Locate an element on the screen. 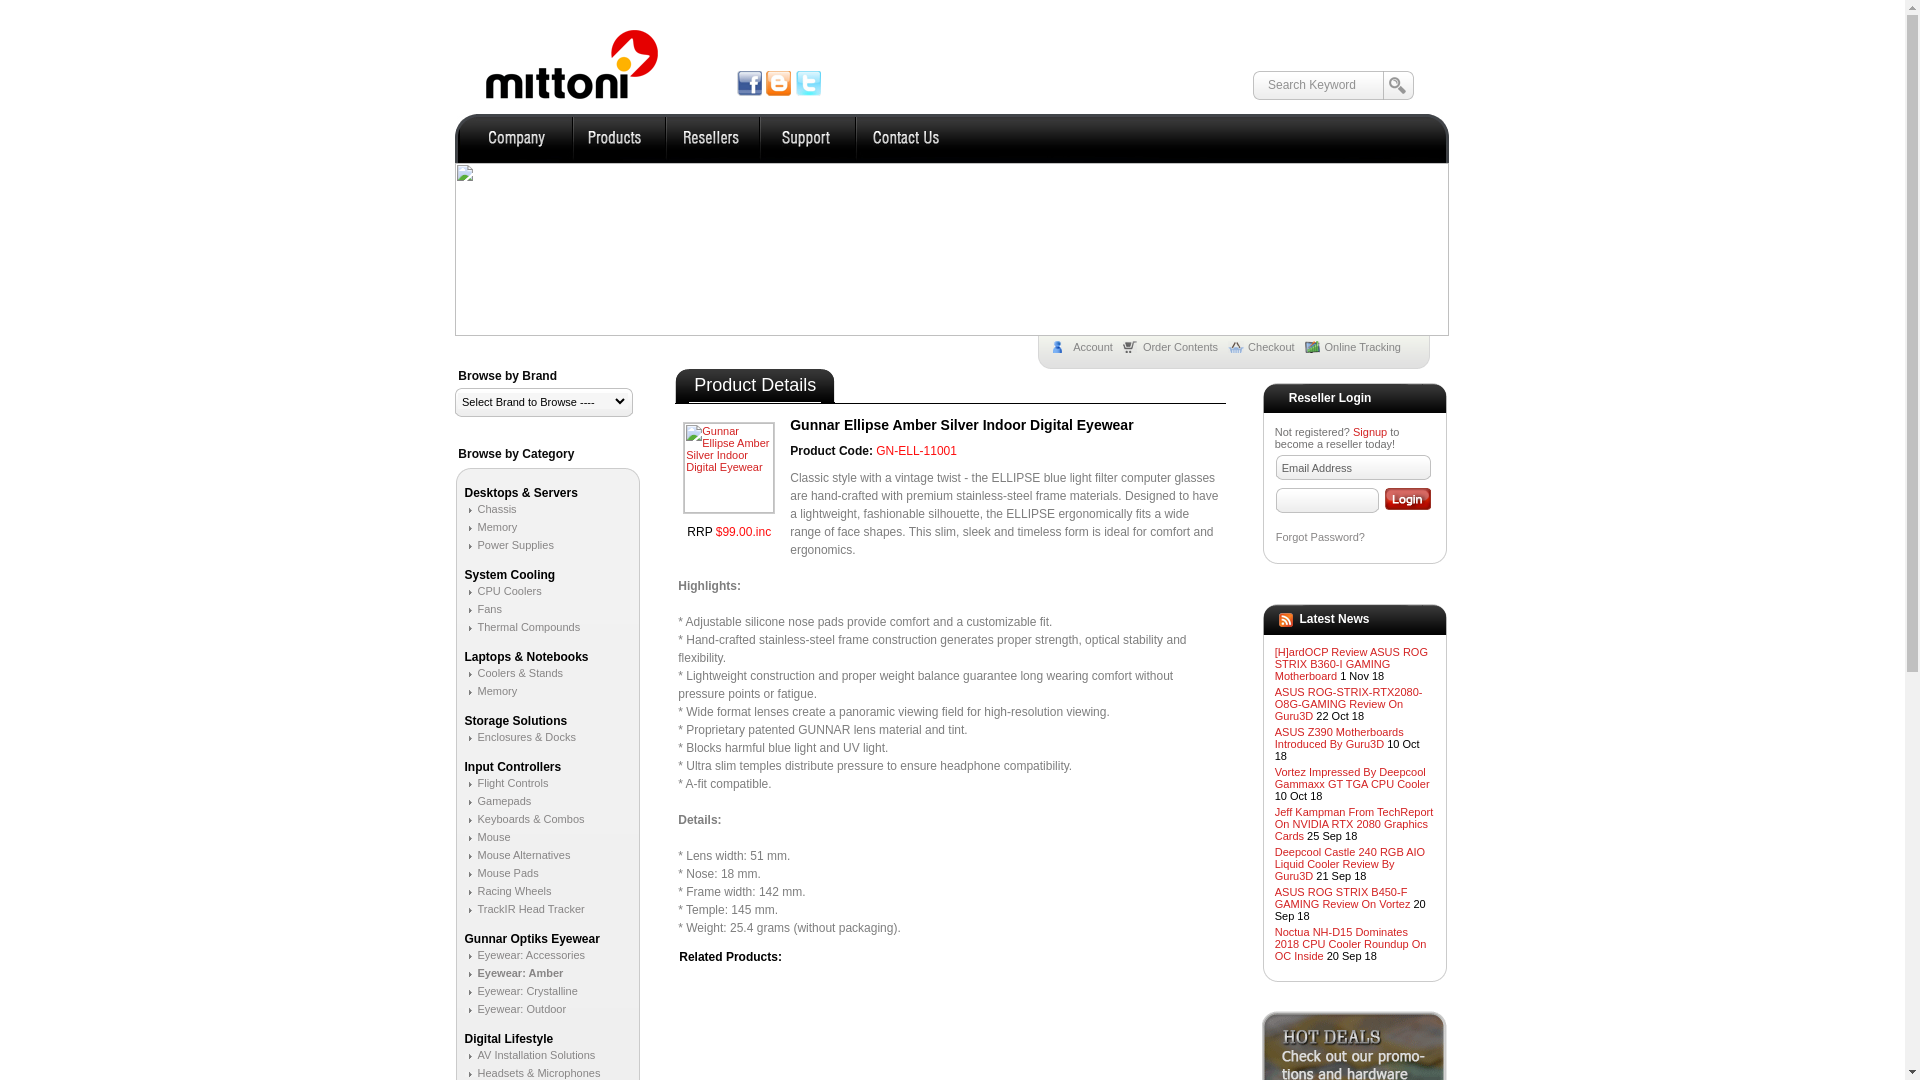 The height and width of the screenshot is (1080, 1920). 'Eyewear: Accessories' is located at coordinates (524, 954).